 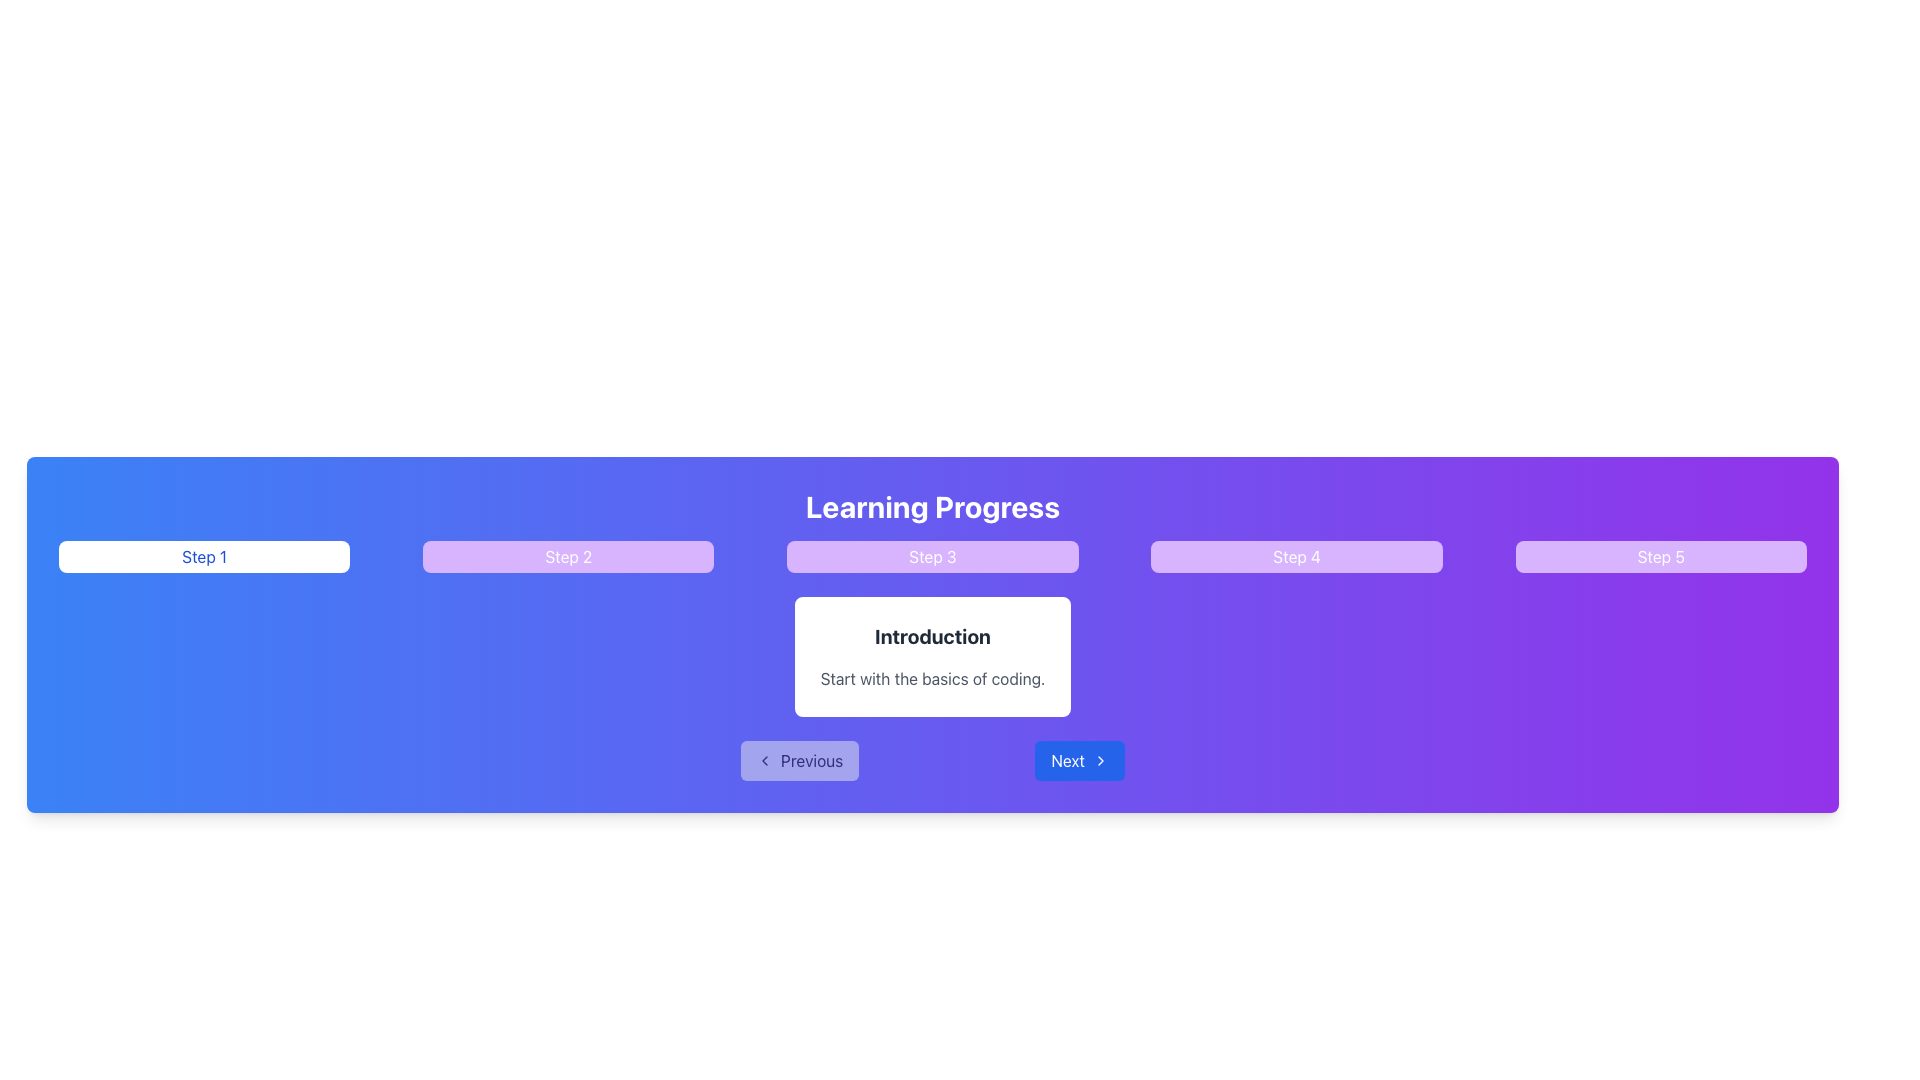 What do you see at coordinates (812, 760) in the screenshot?
I see `text 'Previous' displayed within the button located in the lower-left section of the interface, which has a light gray background and a left-pointing arrow icon` at bounding box center [812, 760].